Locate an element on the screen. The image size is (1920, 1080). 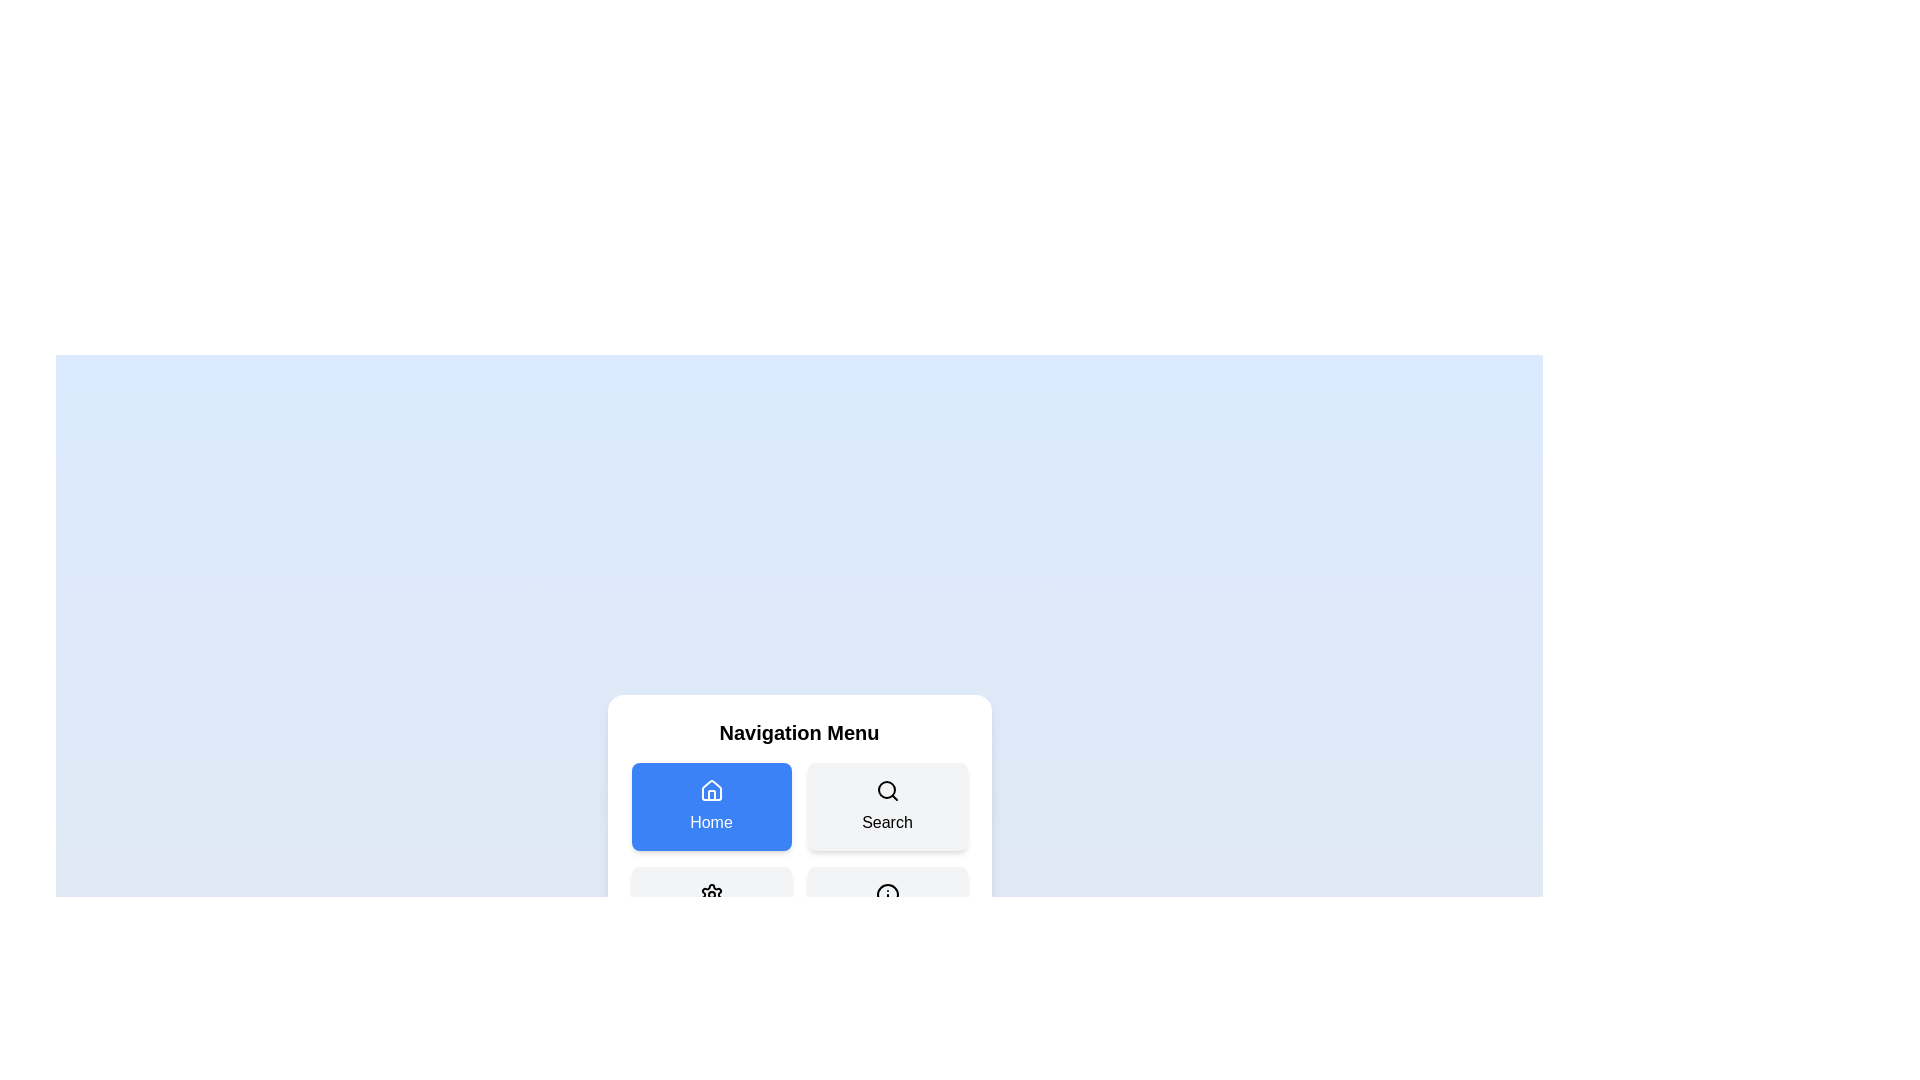
the menu item Search to observe its hover effect is located at coordinates (886, 805).